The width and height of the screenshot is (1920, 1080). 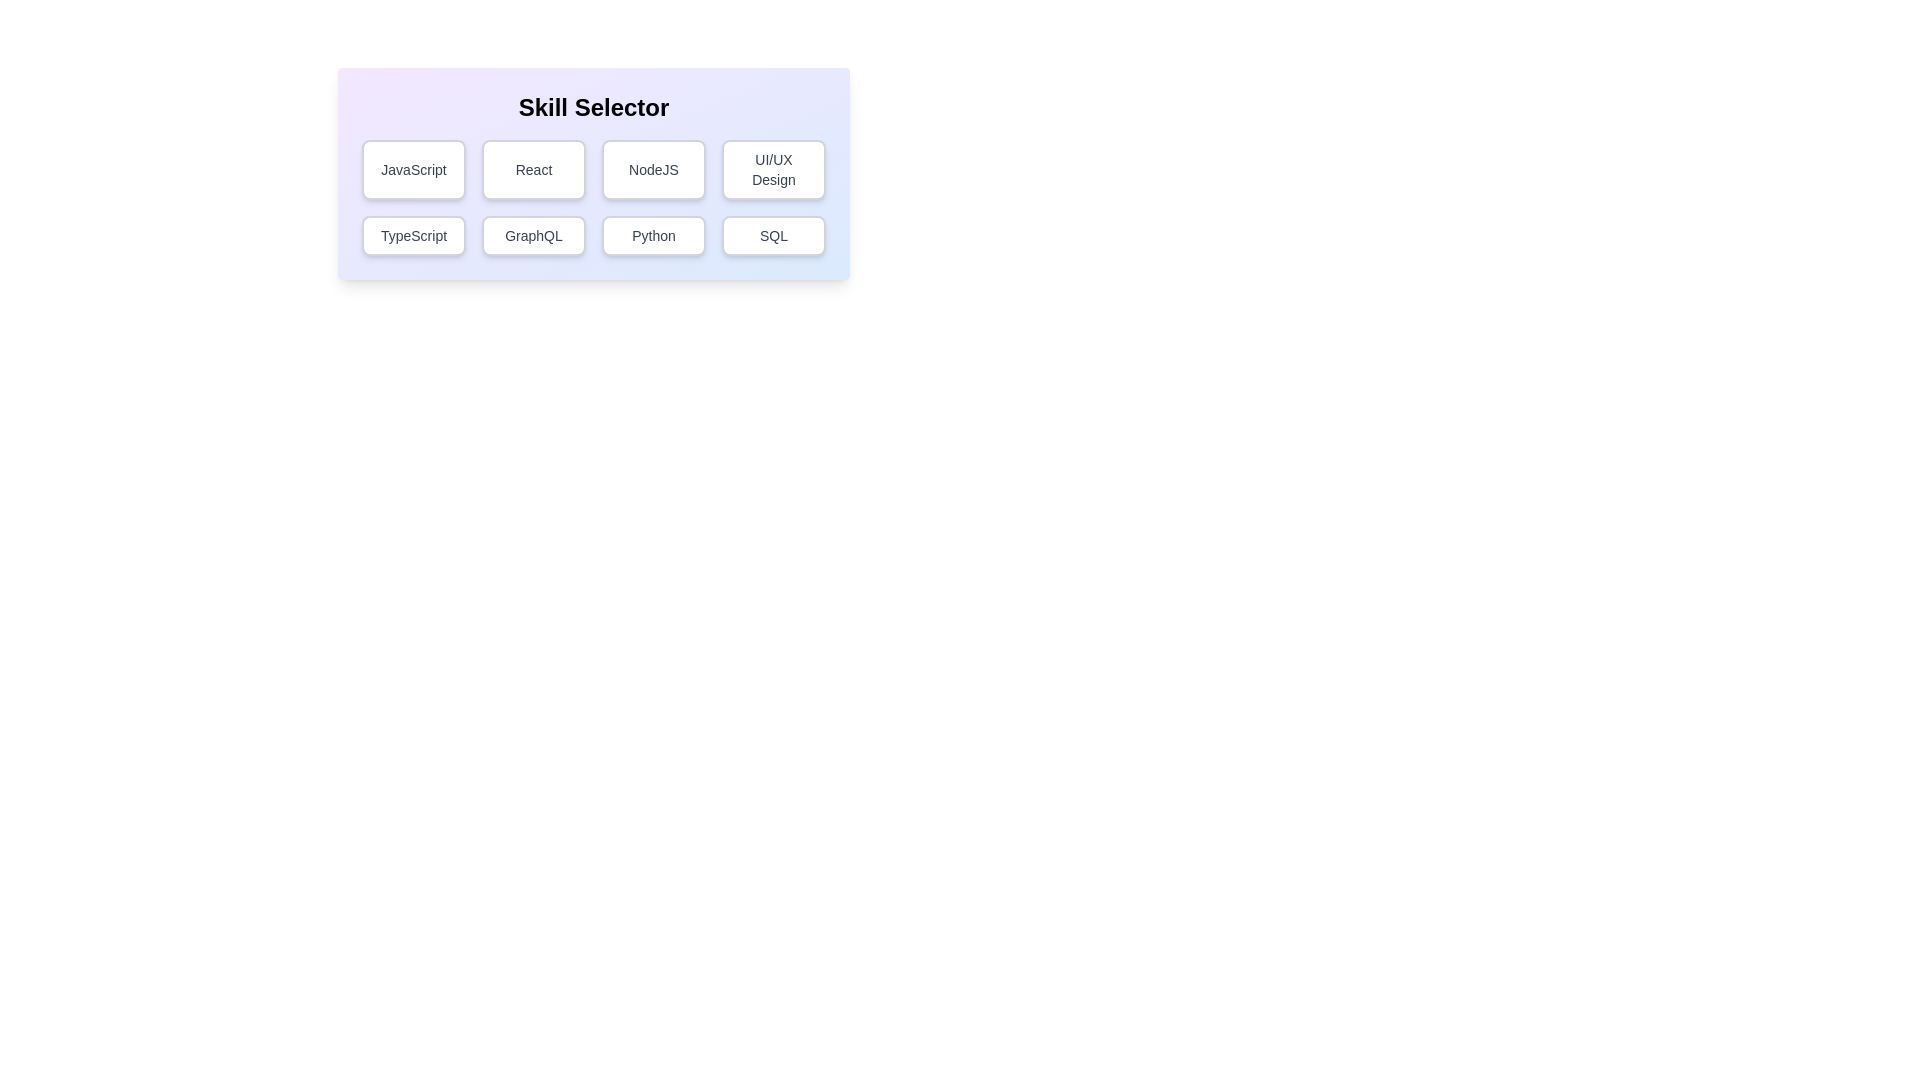 What do you see at coordinates (533, 168) in the screenshot?
I see `the button corresponding to the skill React to toggle its selection` at bounding box center [533, 168].